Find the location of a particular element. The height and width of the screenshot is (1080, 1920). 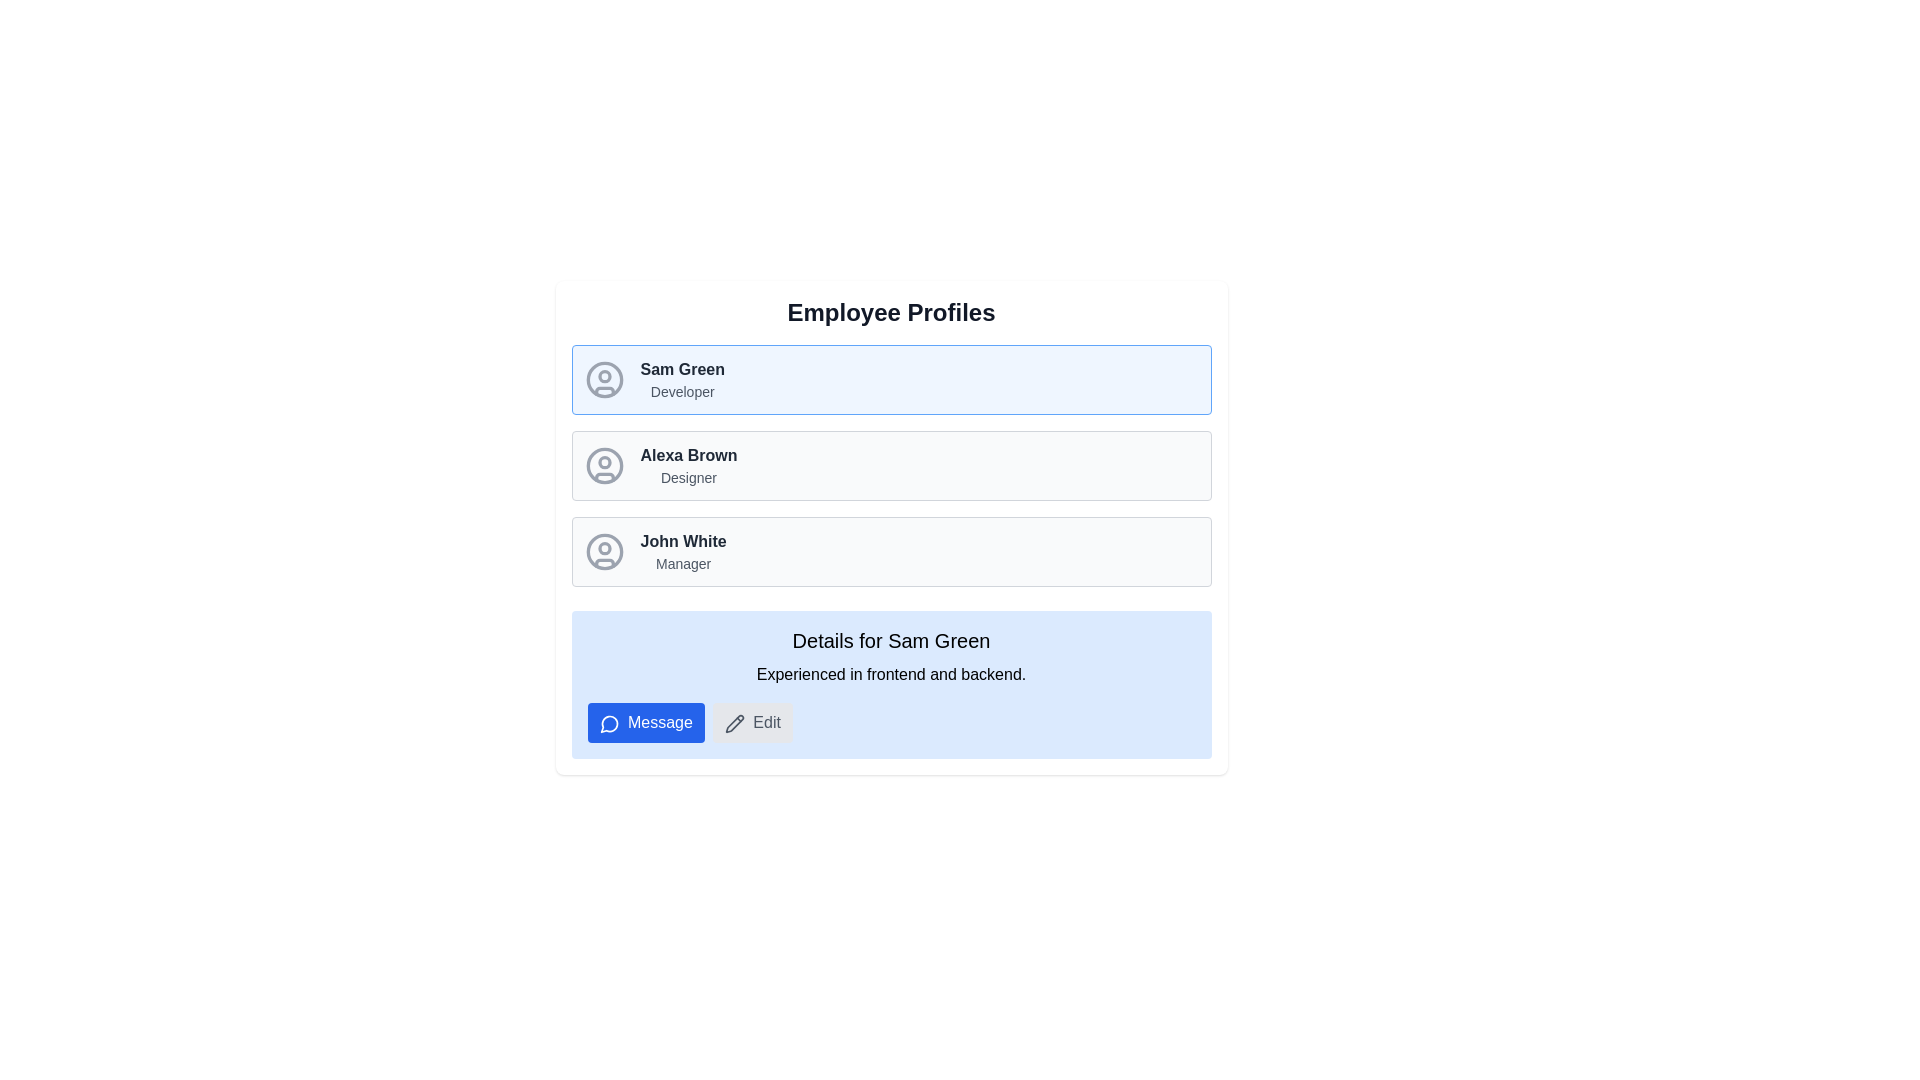

the circular outline of the user icon for 'Alexa Brown Designer' in the profile section is located at coordinates (603, 466).